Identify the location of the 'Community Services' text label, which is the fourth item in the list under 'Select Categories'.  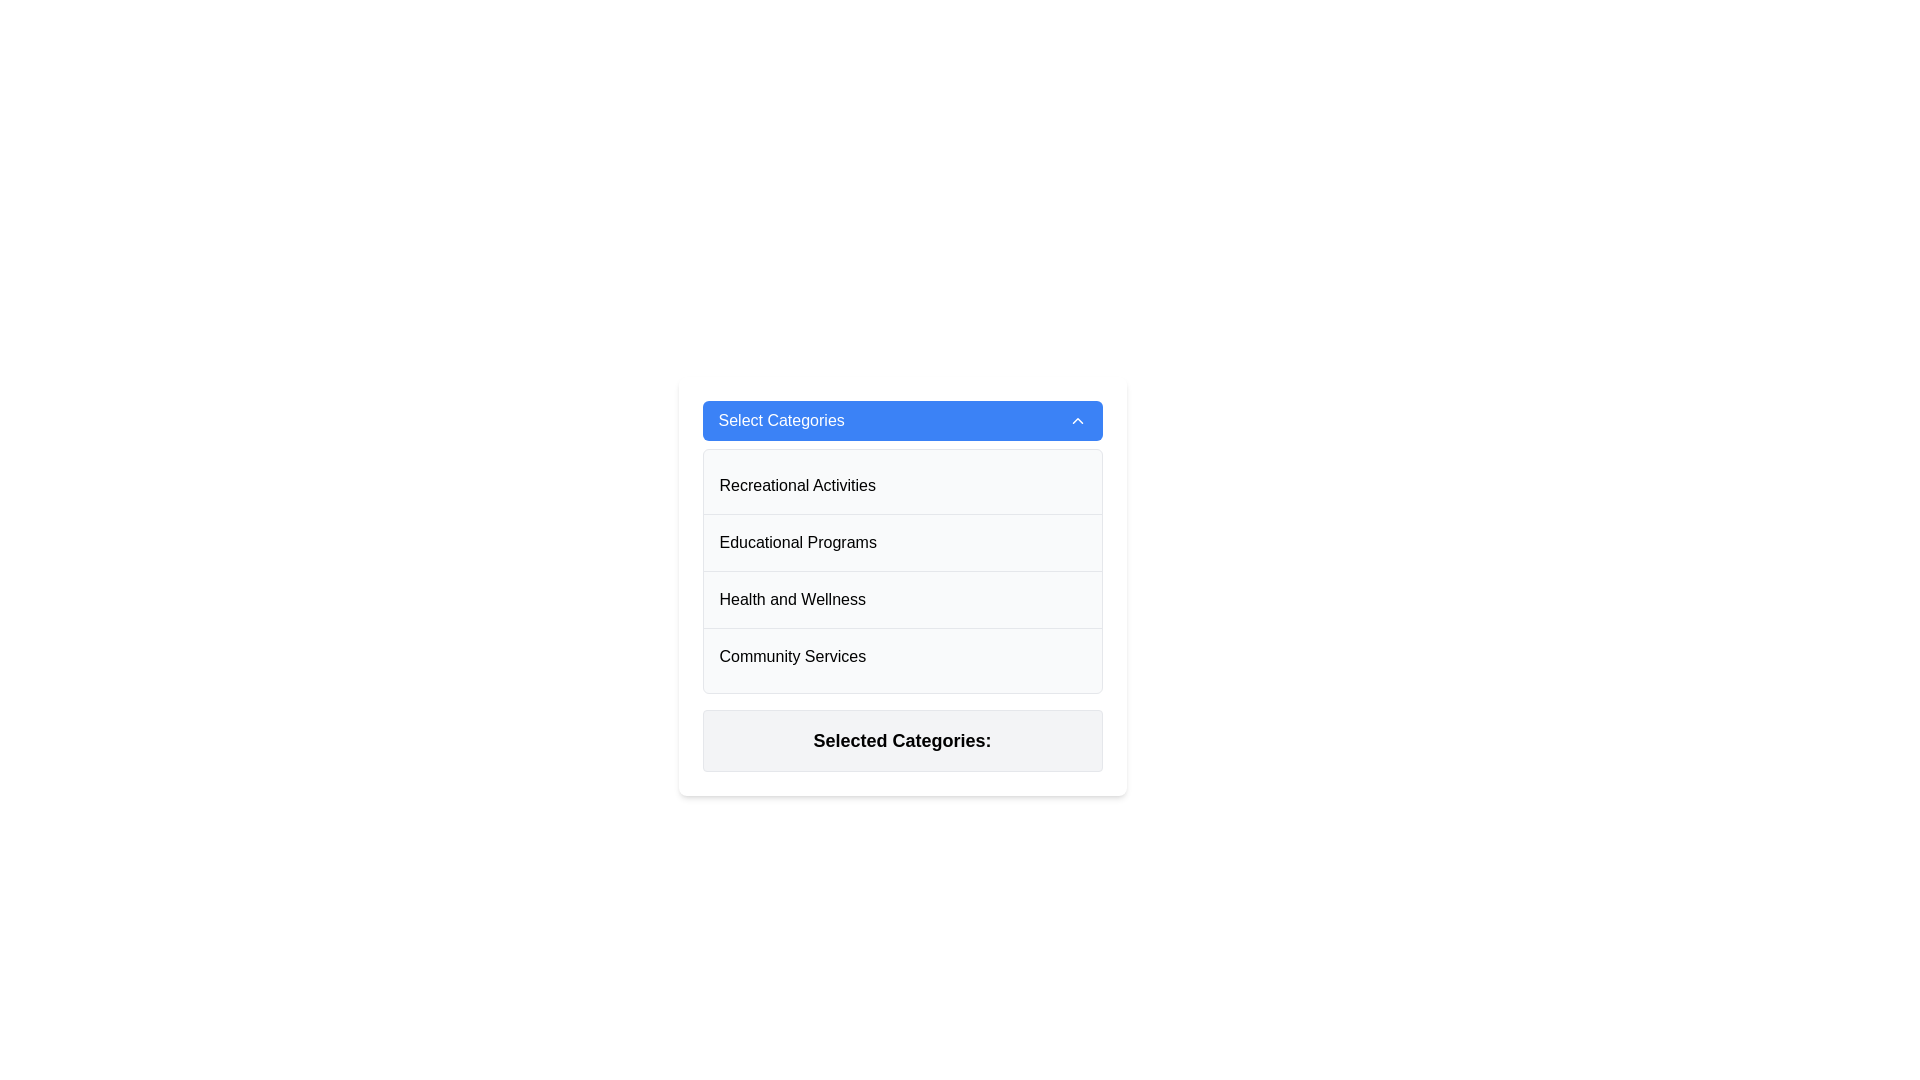
(791, 656).